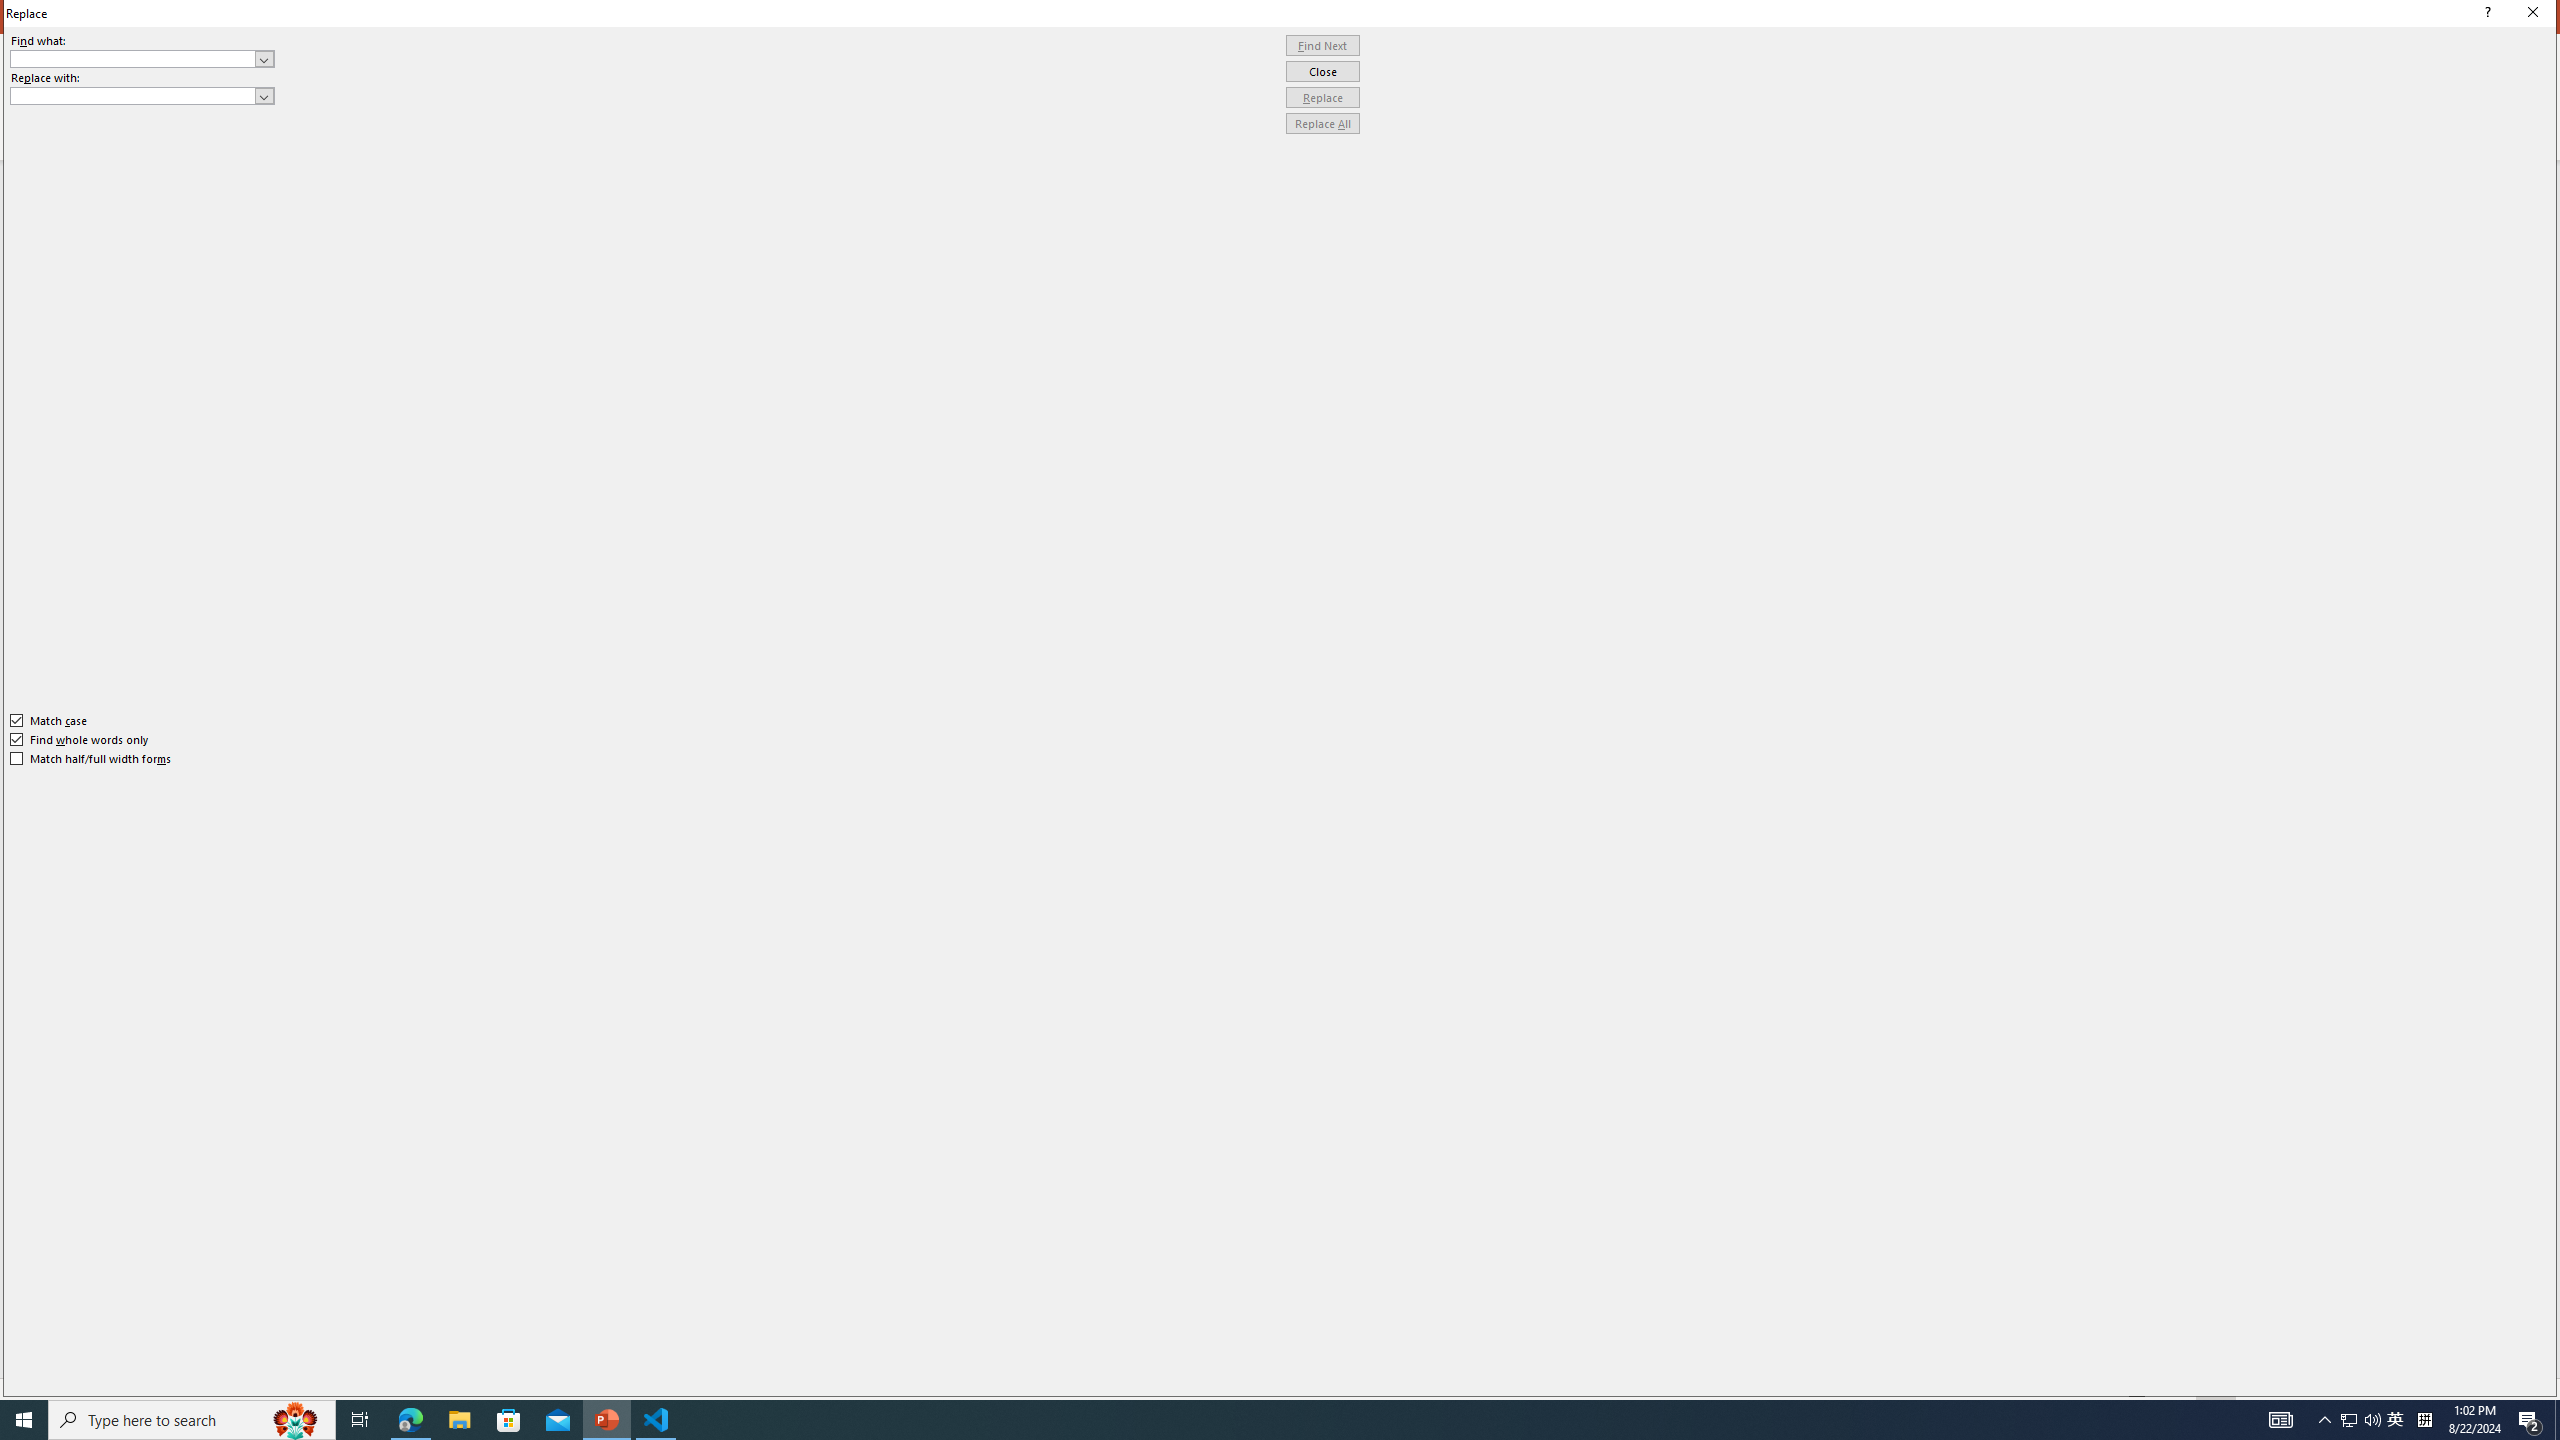 The width and height of the screenshot is (2560, 1440). What do you see at coordinates (1322, 122) in the screenshot?
I see `'Replace All'` at bounding box center [1322, 122].